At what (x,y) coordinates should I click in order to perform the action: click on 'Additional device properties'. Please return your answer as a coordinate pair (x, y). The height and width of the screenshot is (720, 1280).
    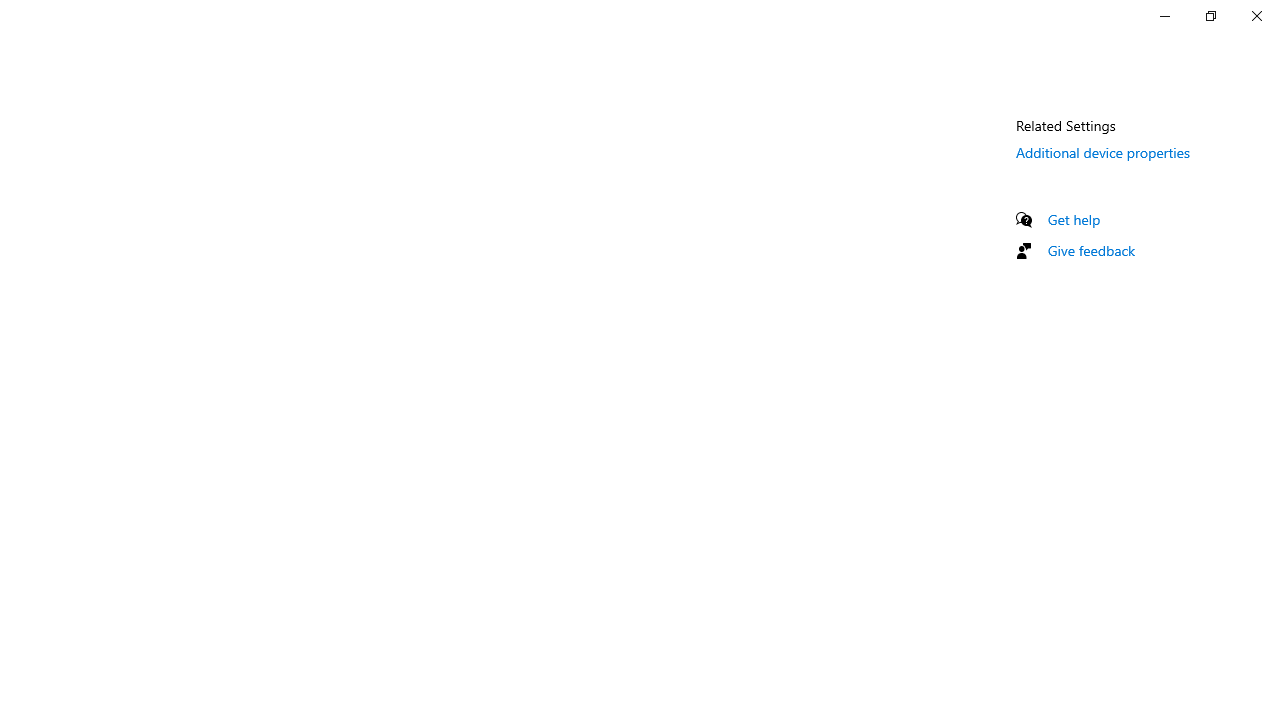
    Looking at the image, I should click on (1102, 151).